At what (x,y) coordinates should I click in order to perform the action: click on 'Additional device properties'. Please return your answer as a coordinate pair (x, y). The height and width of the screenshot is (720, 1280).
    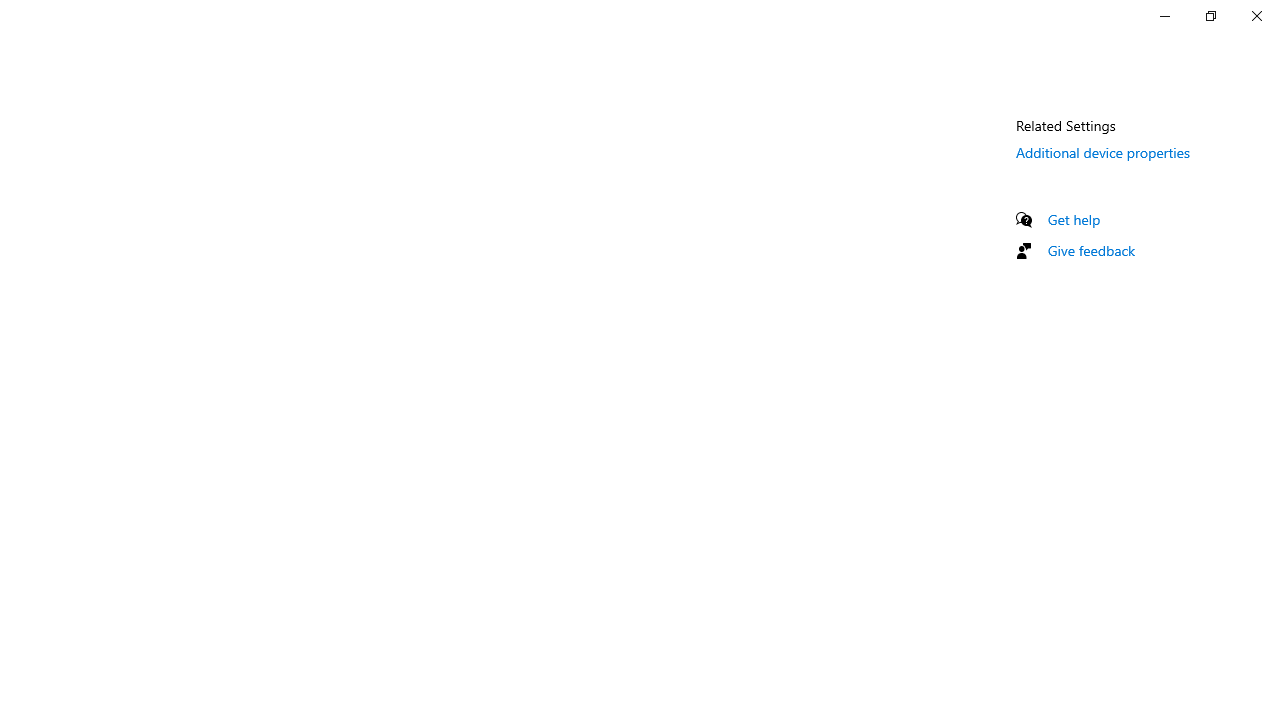
    Looking at the image, I should click on (1102, 151).